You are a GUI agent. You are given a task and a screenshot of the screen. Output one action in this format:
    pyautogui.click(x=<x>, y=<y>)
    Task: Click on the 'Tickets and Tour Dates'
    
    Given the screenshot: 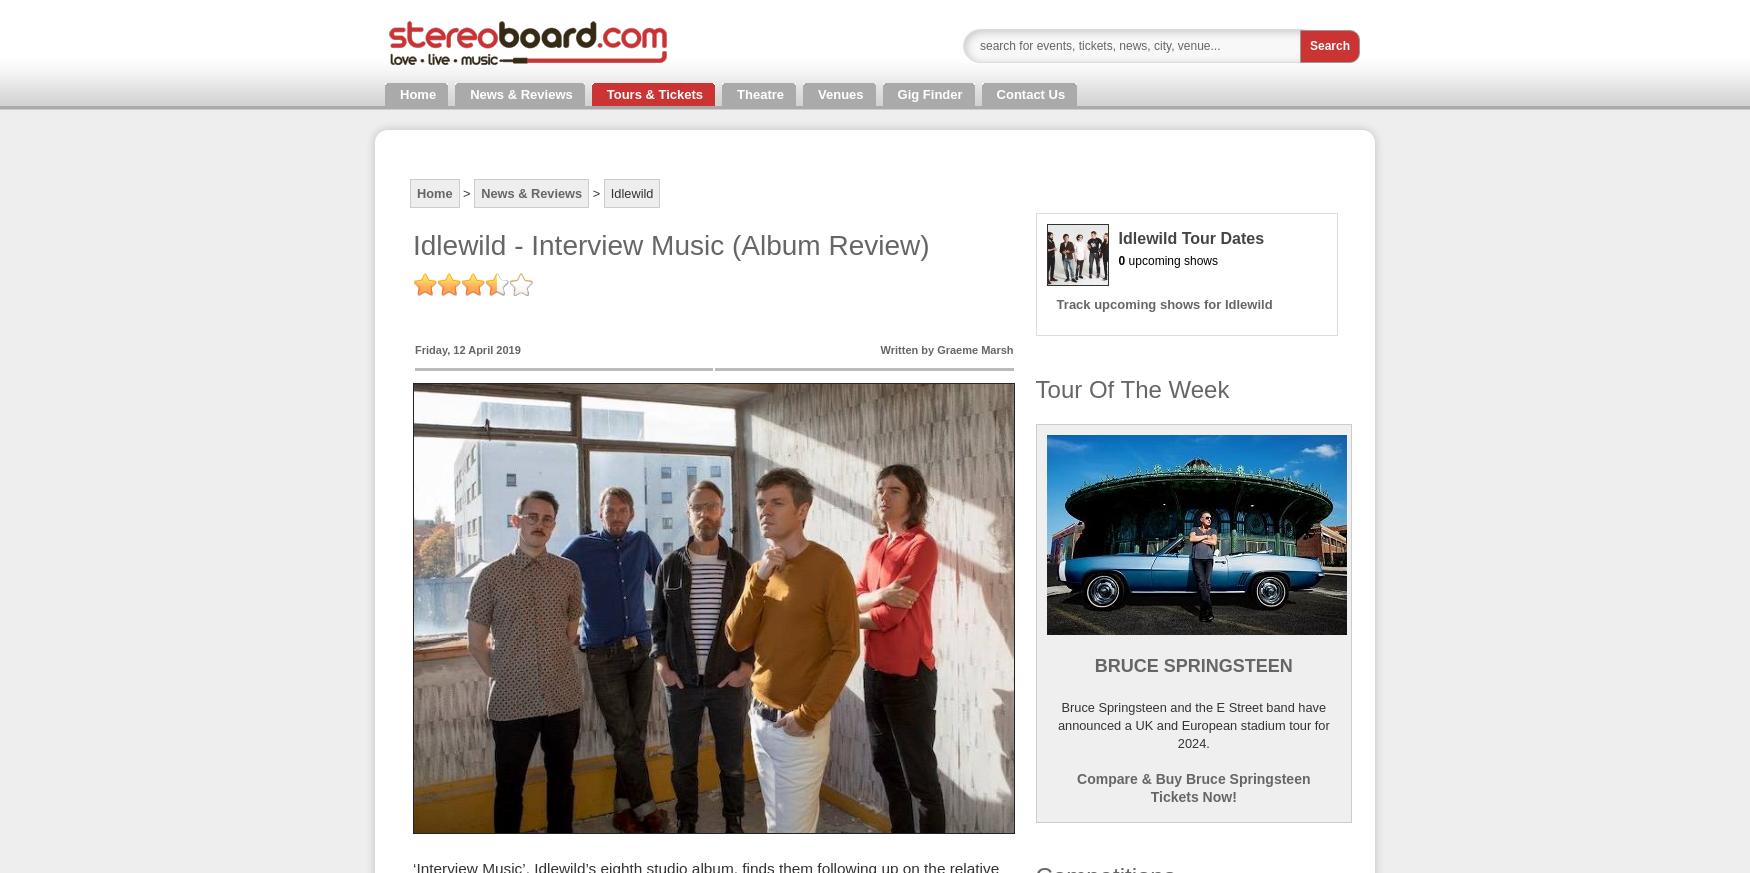 What is the action you would take?
    pyautogui.click(x=74, y=14)
    